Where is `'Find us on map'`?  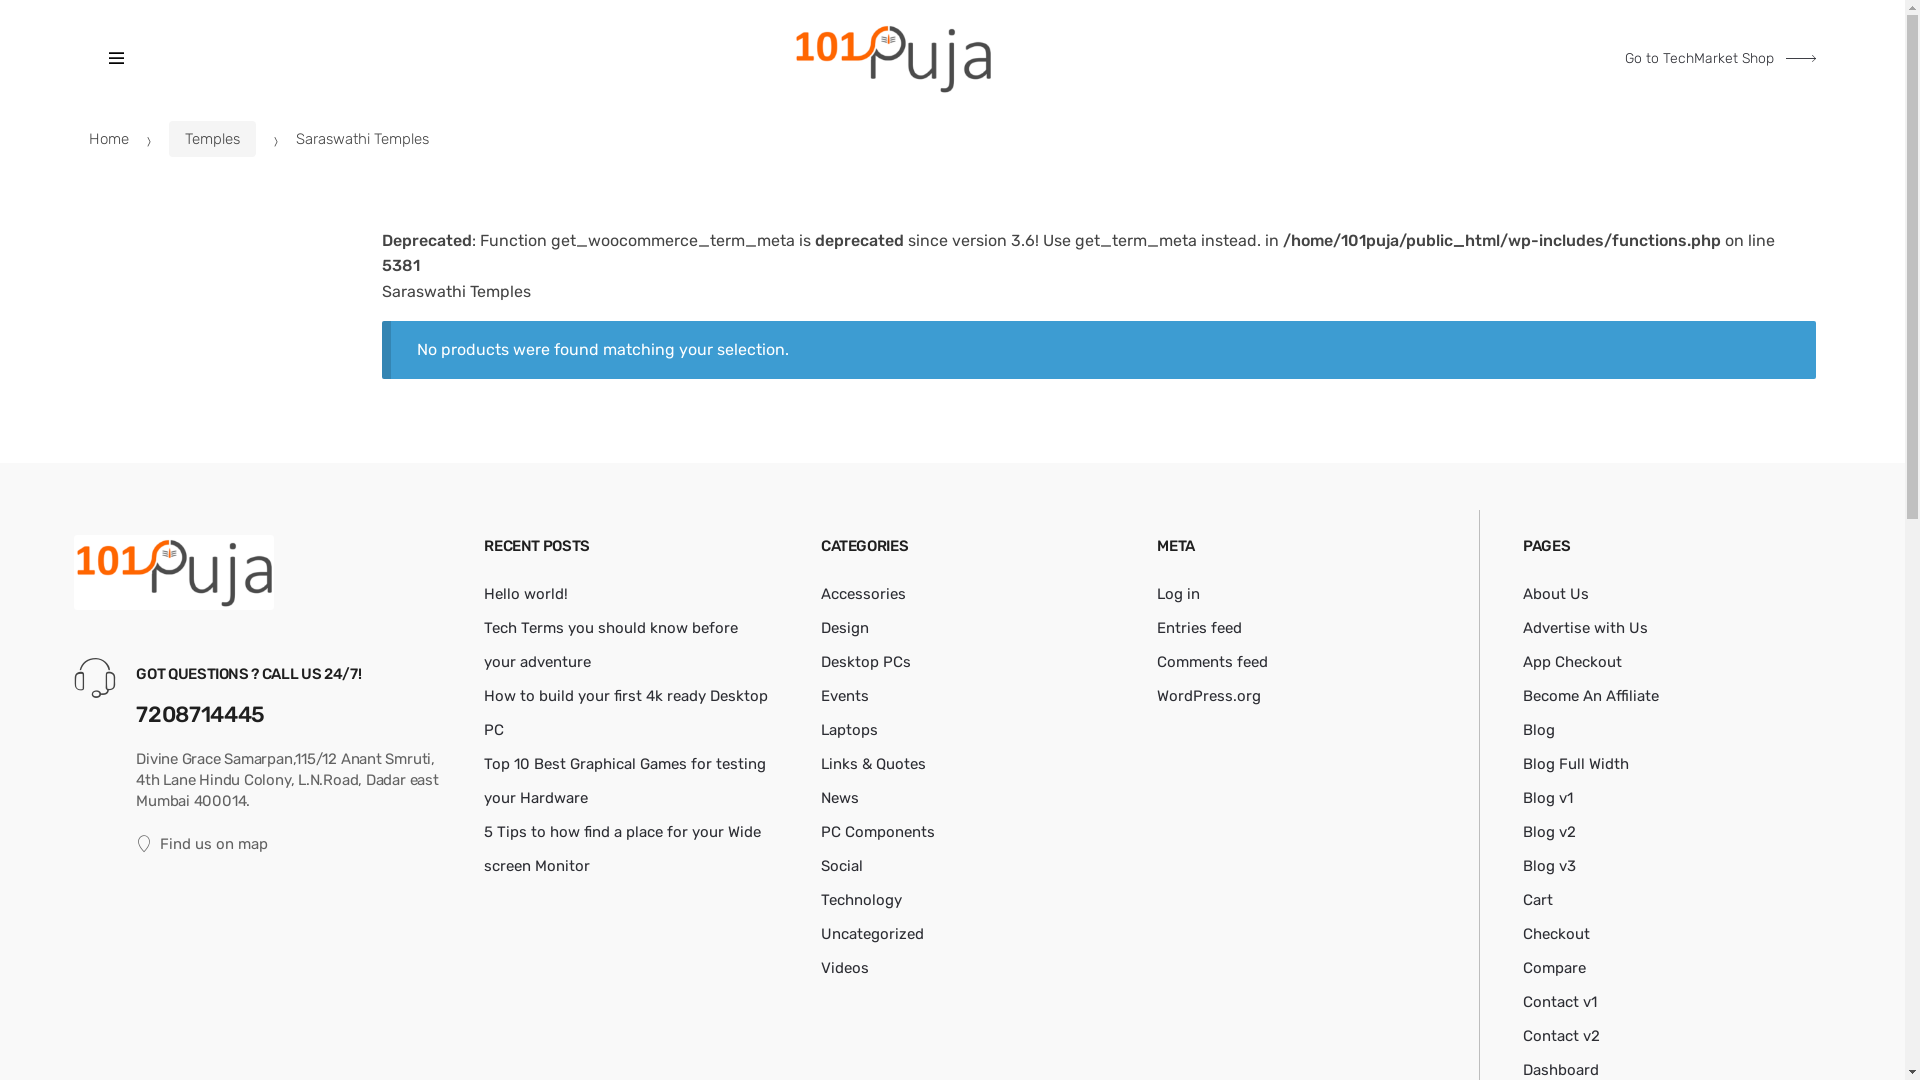
'Find us on map' is located at coordinates (293, 844).